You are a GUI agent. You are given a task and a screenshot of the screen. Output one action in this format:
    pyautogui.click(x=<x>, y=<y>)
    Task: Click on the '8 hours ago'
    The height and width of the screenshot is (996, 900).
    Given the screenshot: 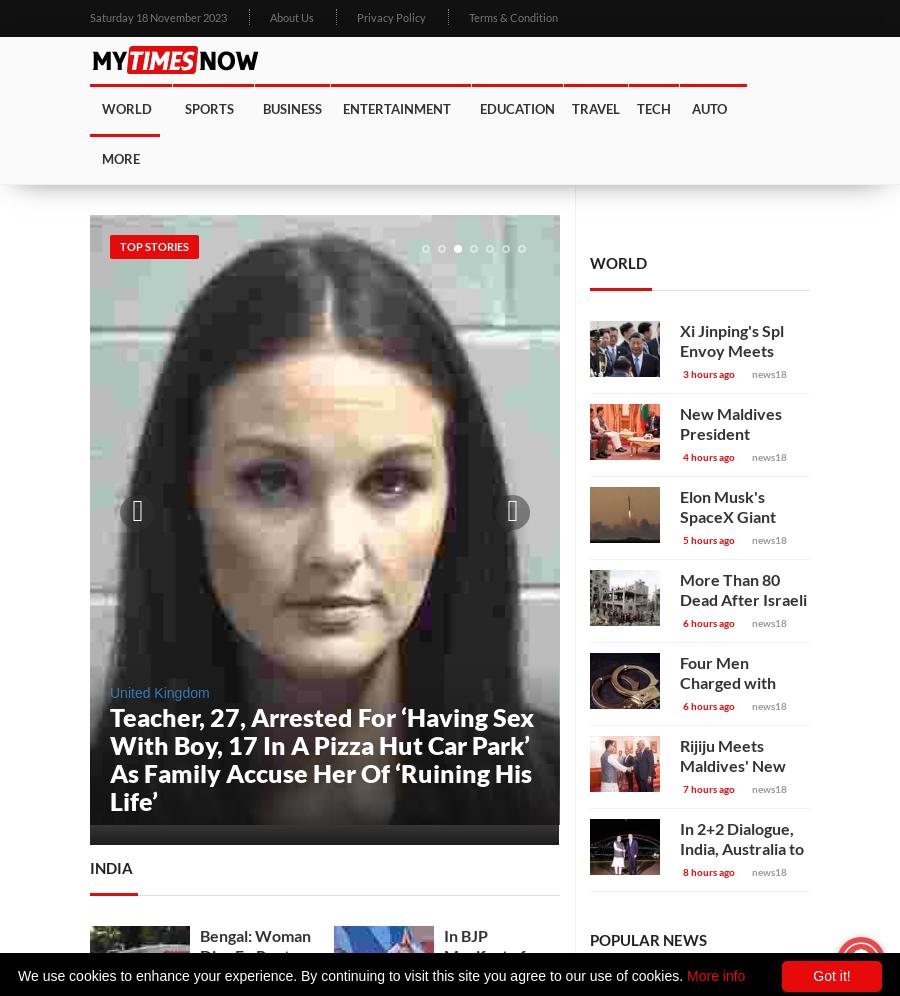 What is the action you would take?
    pyautogui.click(x=708, y=871)
    